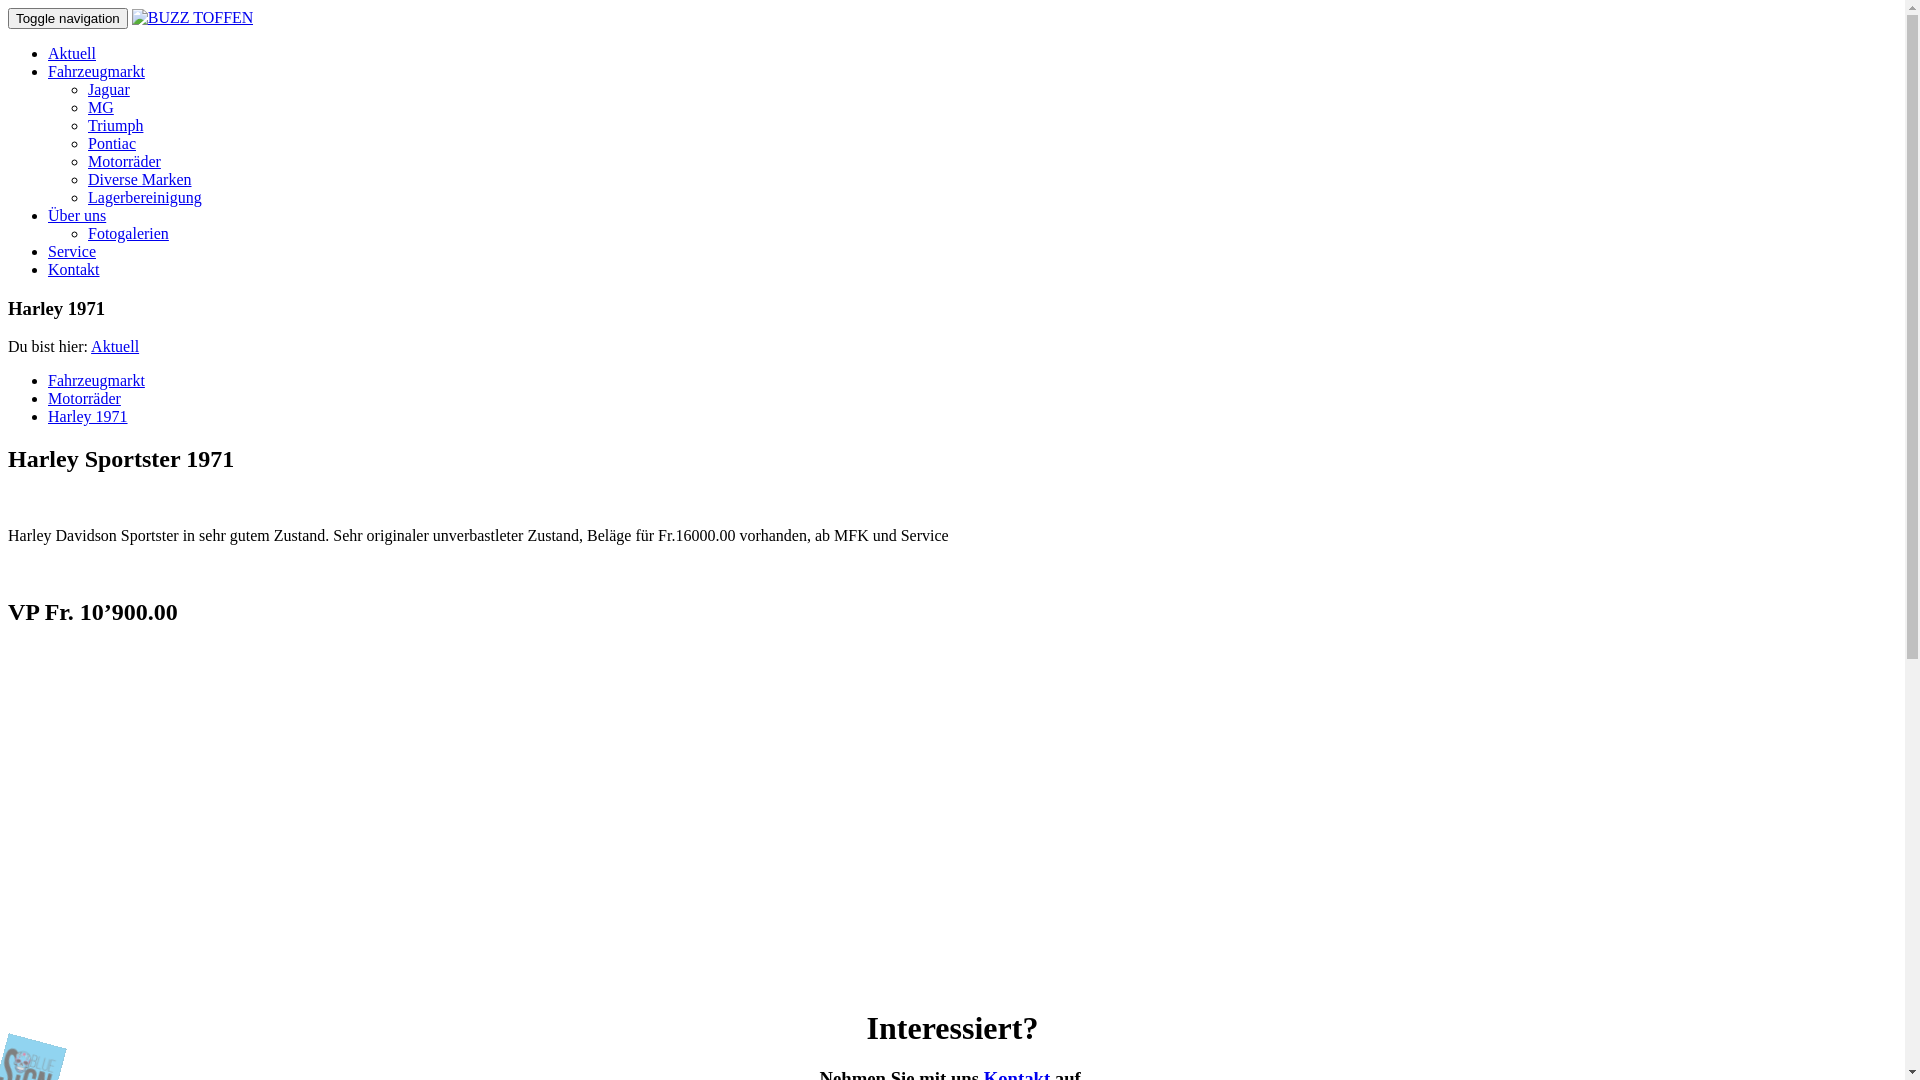  I want to click on 'Pontiac', so click(110, 142).